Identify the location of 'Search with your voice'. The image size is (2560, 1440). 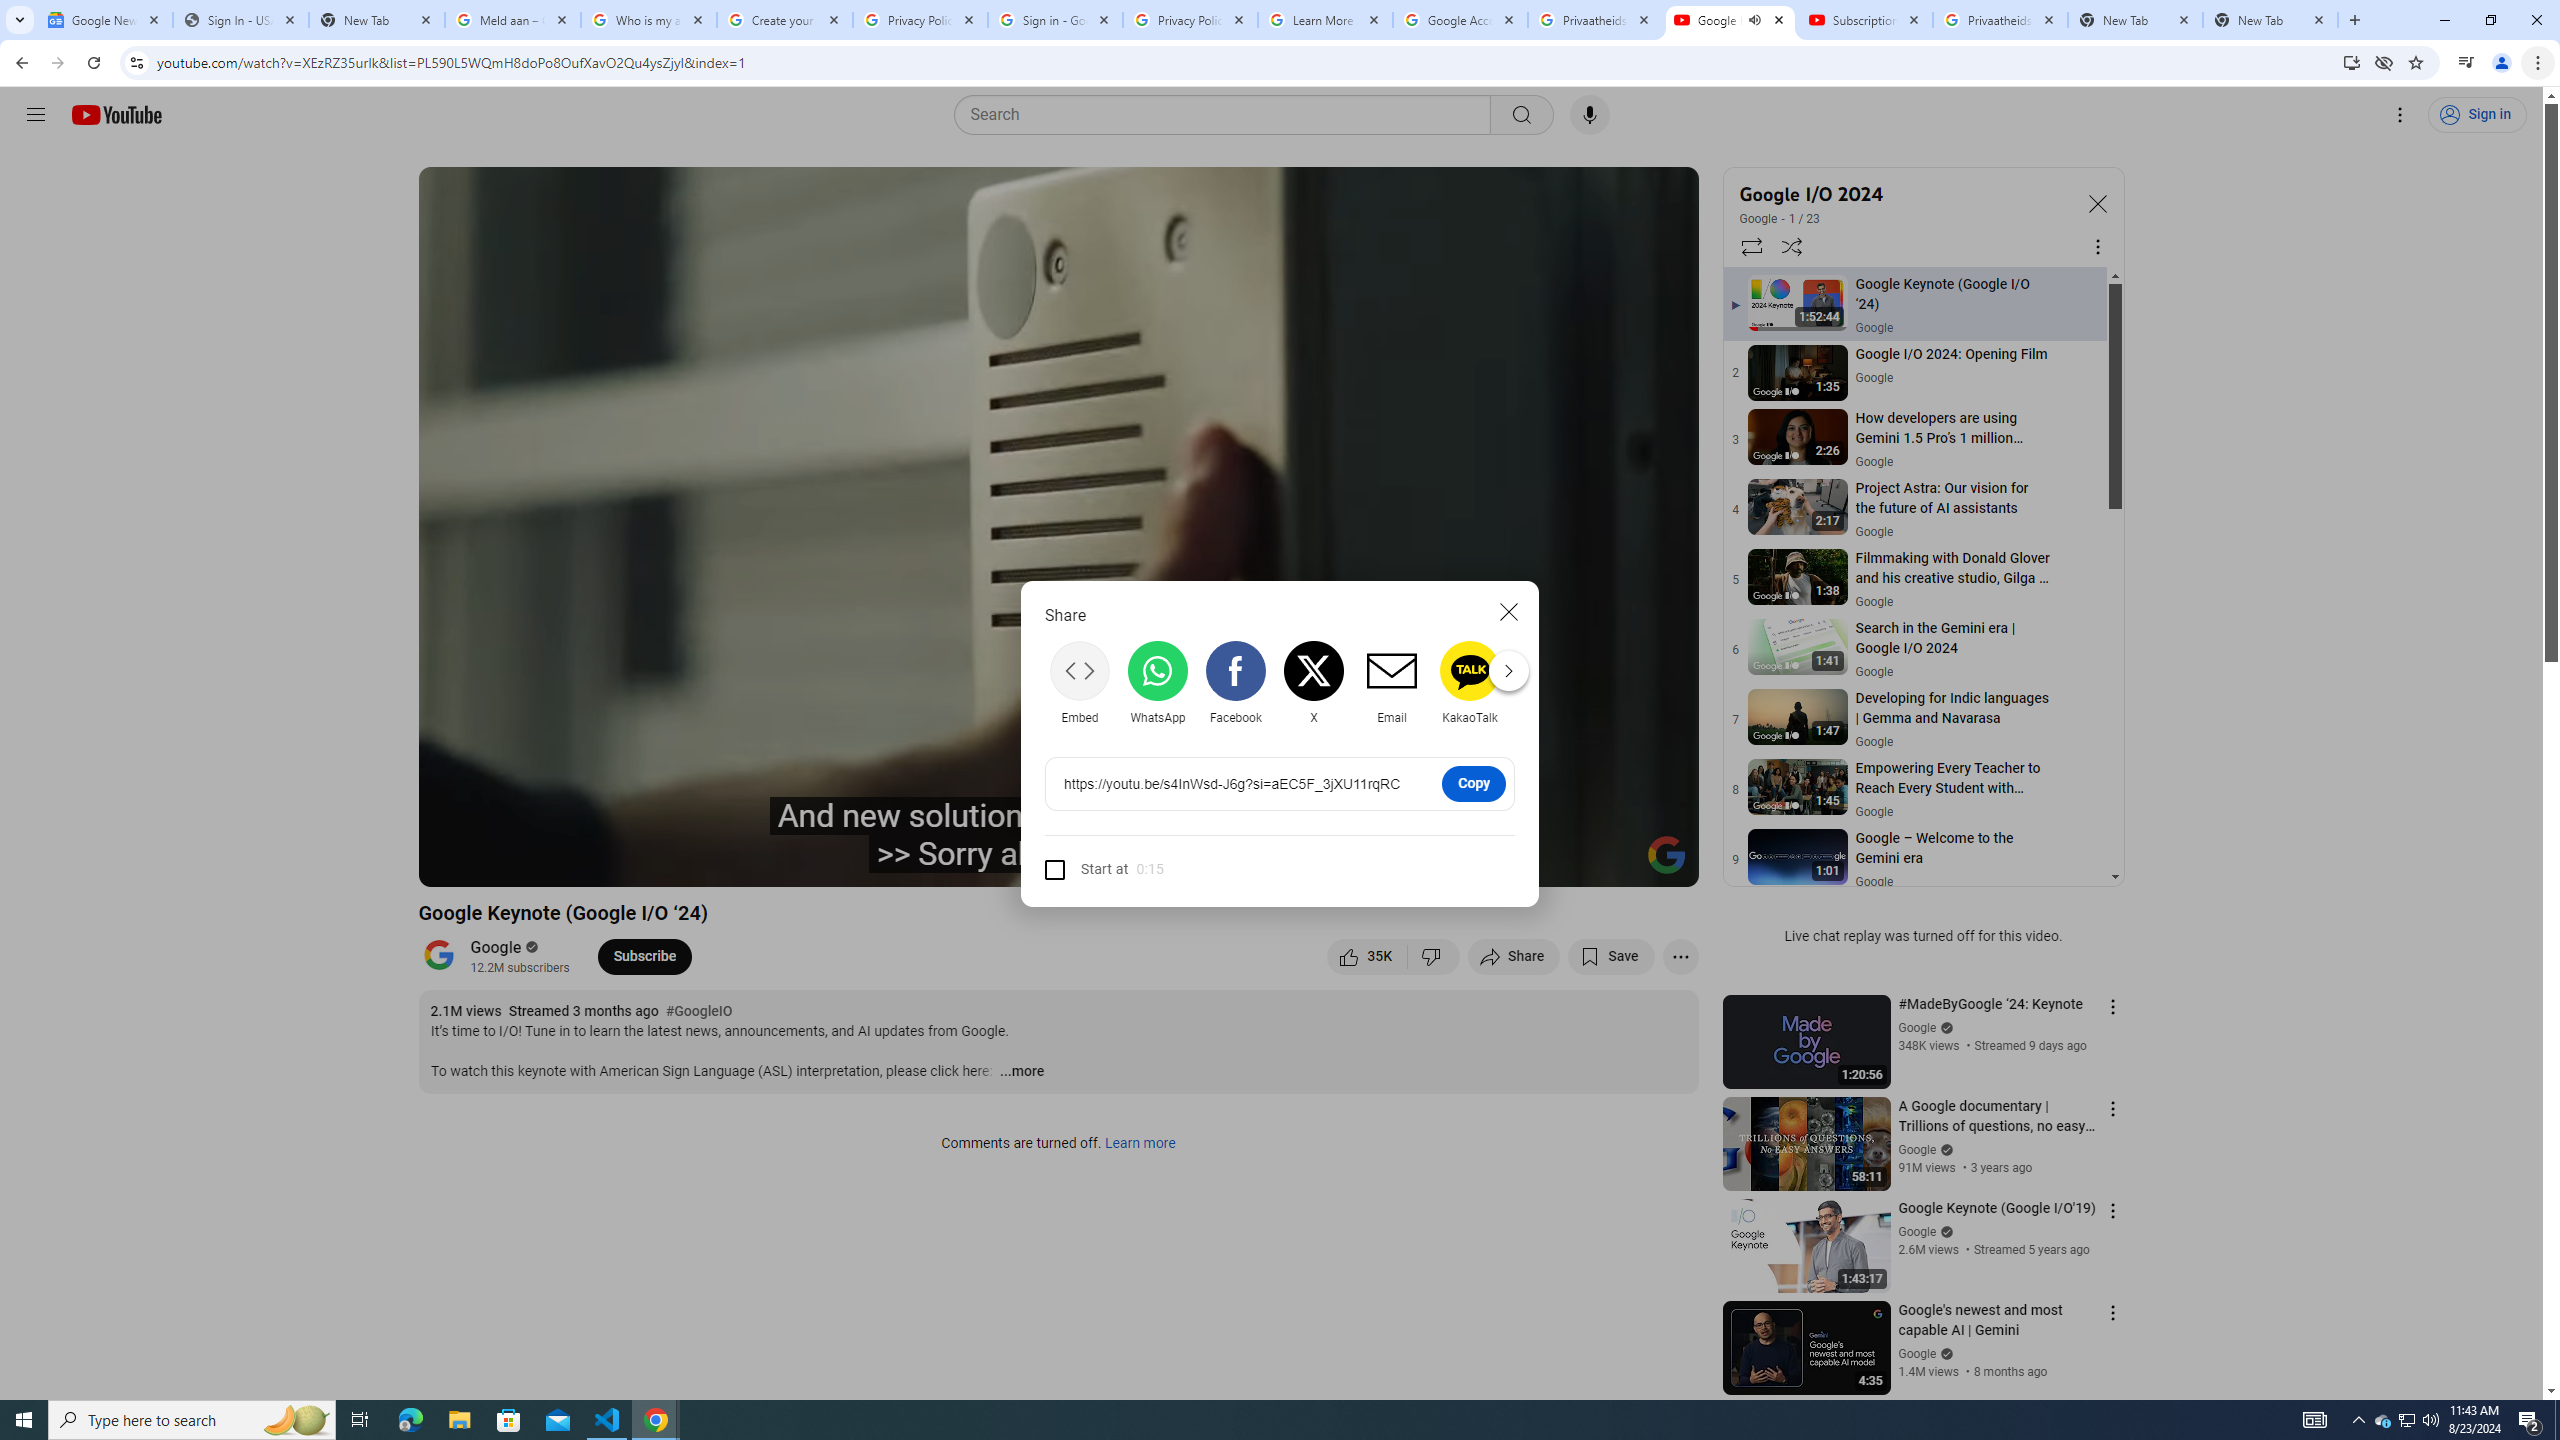
(1589, 114).